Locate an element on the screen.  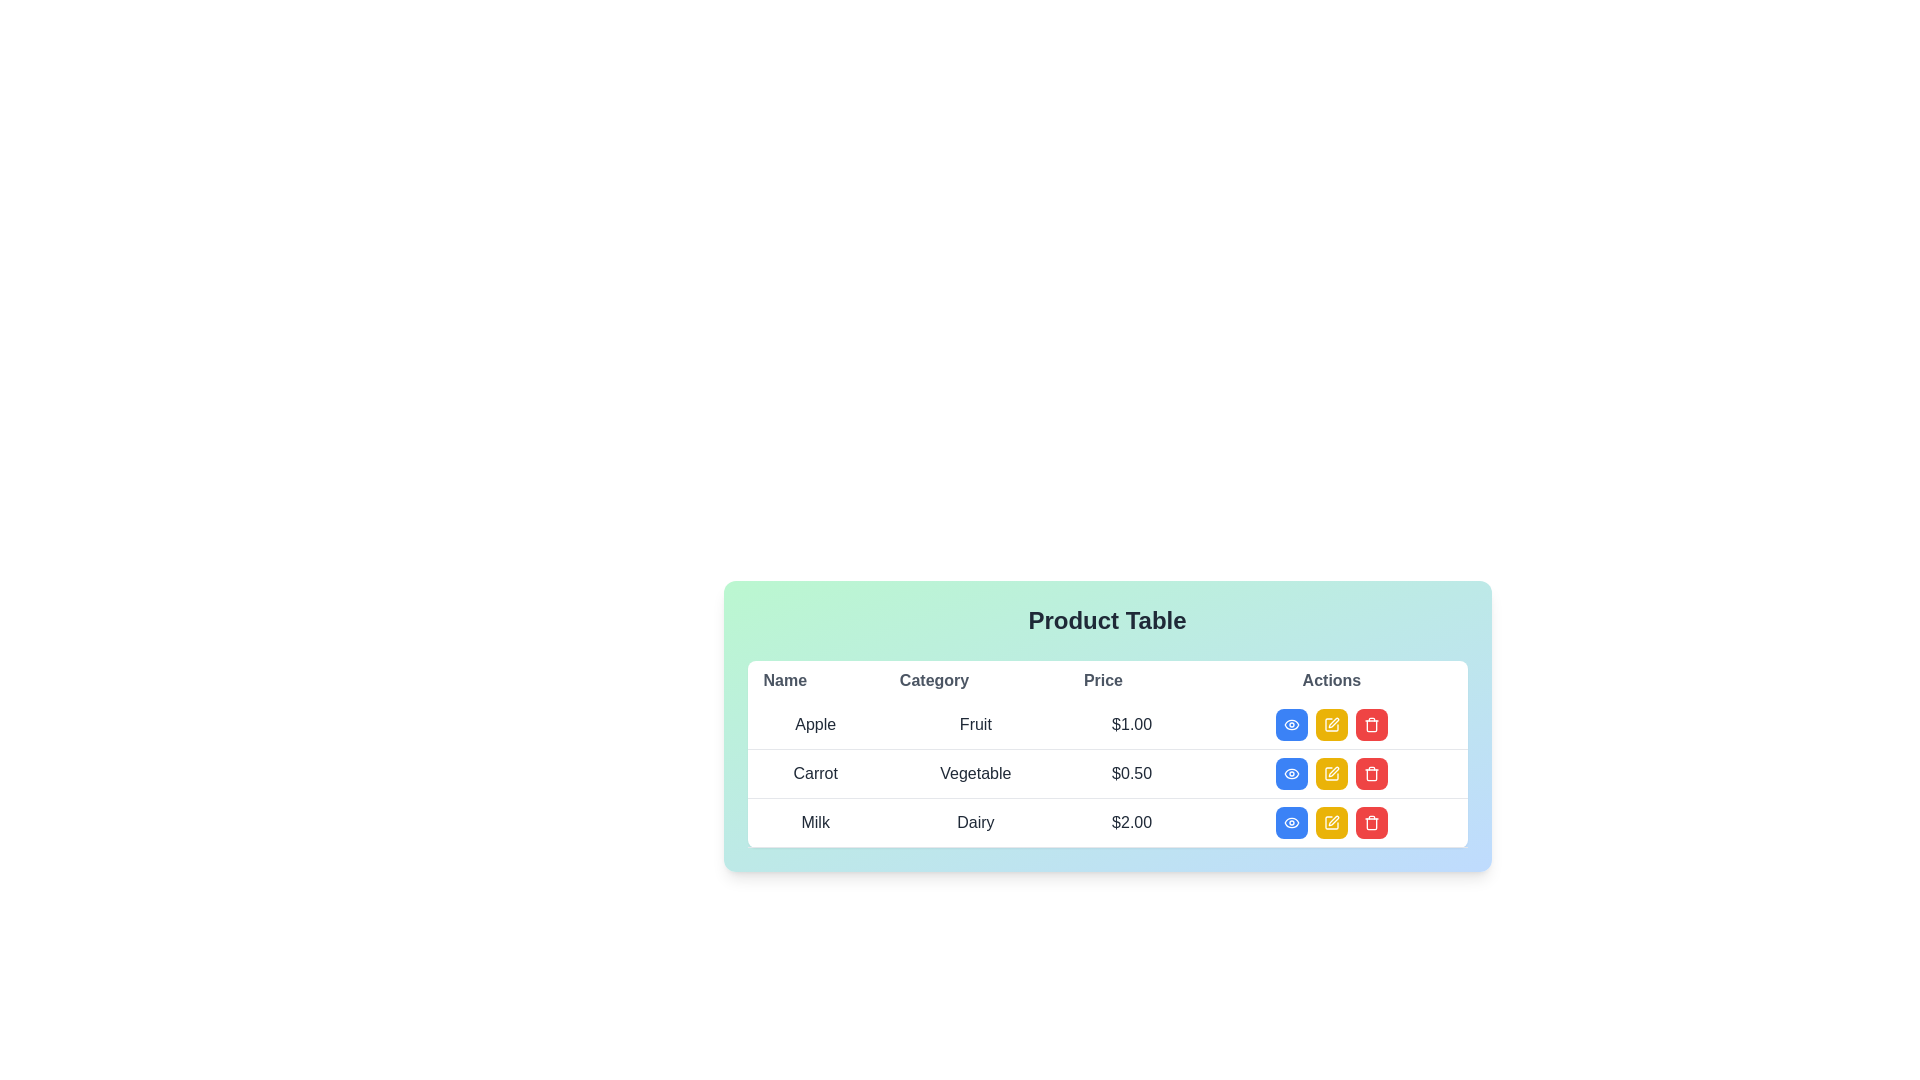
the rounded rectangular button with a solid blue background and white border containing a white eye icon, located in the bottommost row of the table under the 'Actions' column is located at coordinates (1291, 822).